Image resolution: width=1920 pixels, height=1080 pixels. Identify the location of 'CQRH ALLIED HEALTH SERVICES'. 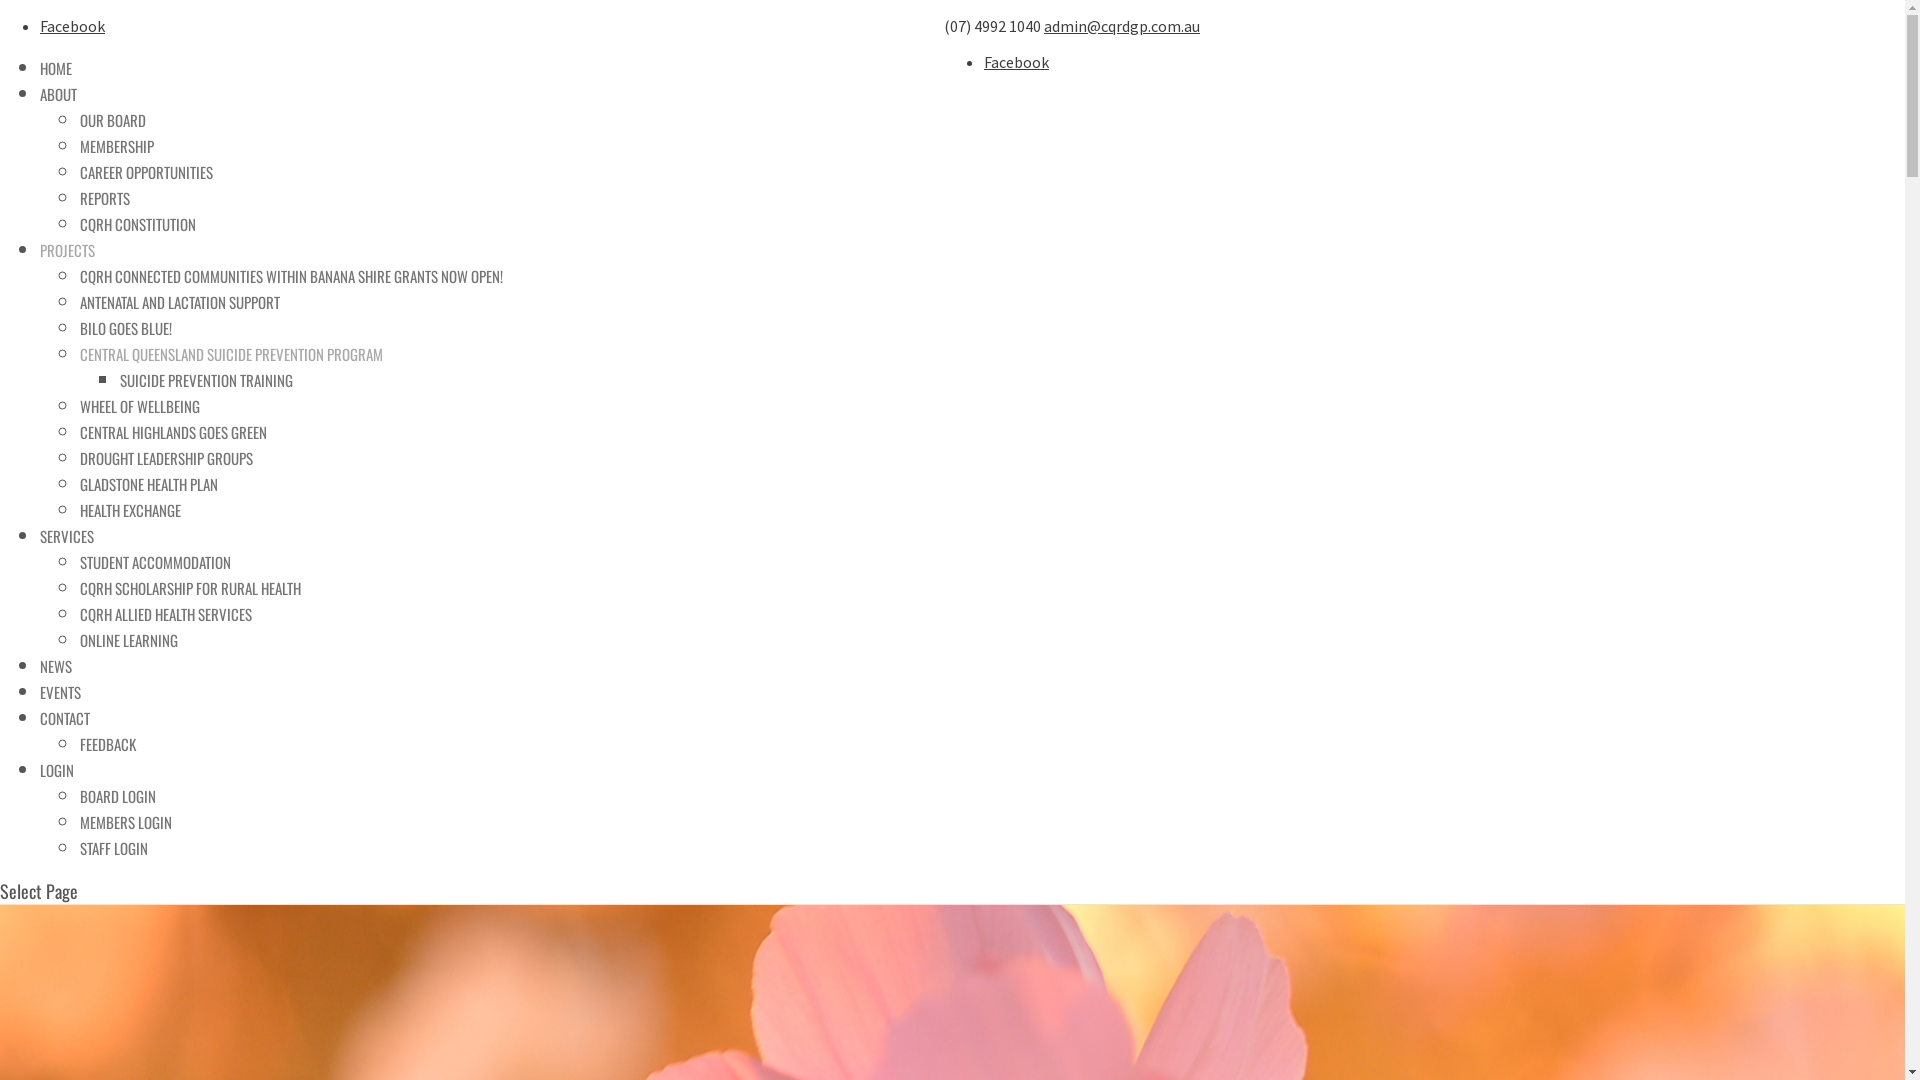
(166, 612).